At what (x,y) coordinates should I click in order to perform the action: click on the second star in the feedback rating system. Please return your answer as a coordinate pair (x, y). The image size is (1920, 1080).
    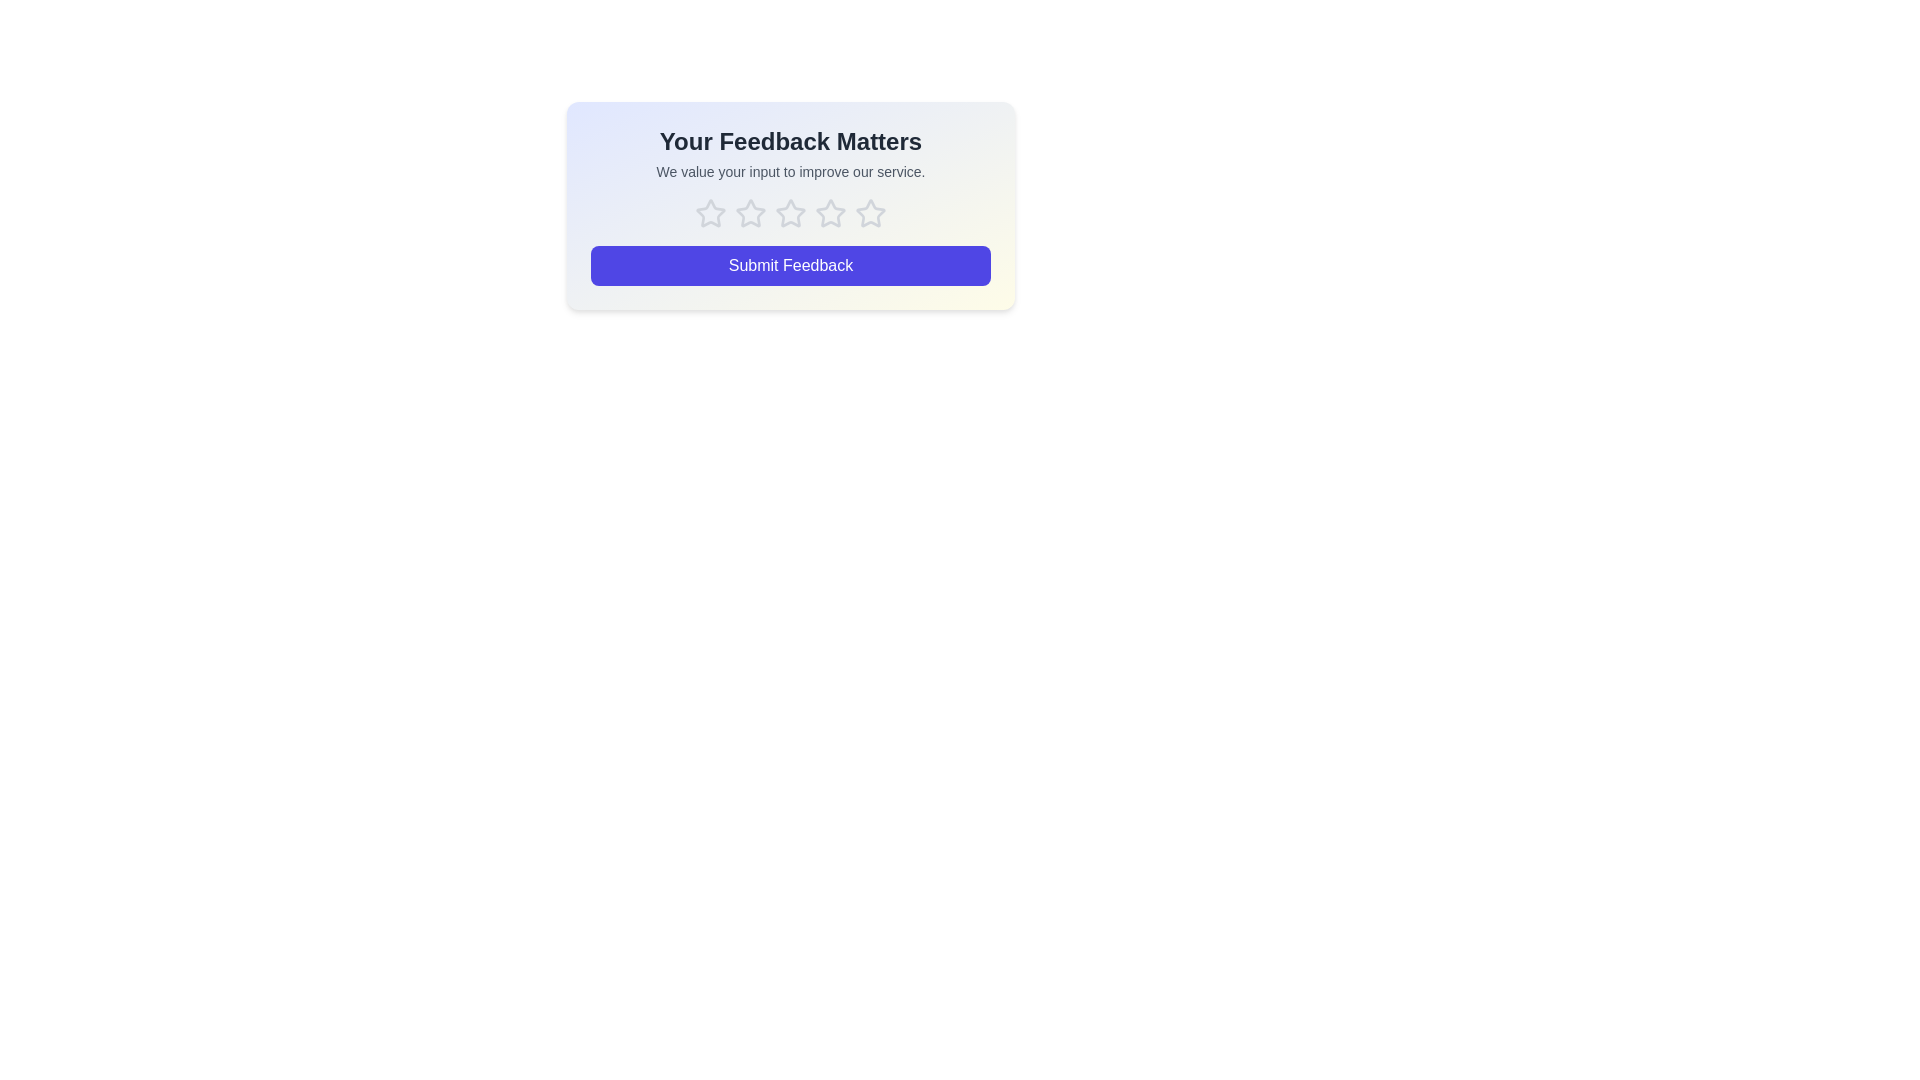
    Looking at the image, I should click on (749, 213).